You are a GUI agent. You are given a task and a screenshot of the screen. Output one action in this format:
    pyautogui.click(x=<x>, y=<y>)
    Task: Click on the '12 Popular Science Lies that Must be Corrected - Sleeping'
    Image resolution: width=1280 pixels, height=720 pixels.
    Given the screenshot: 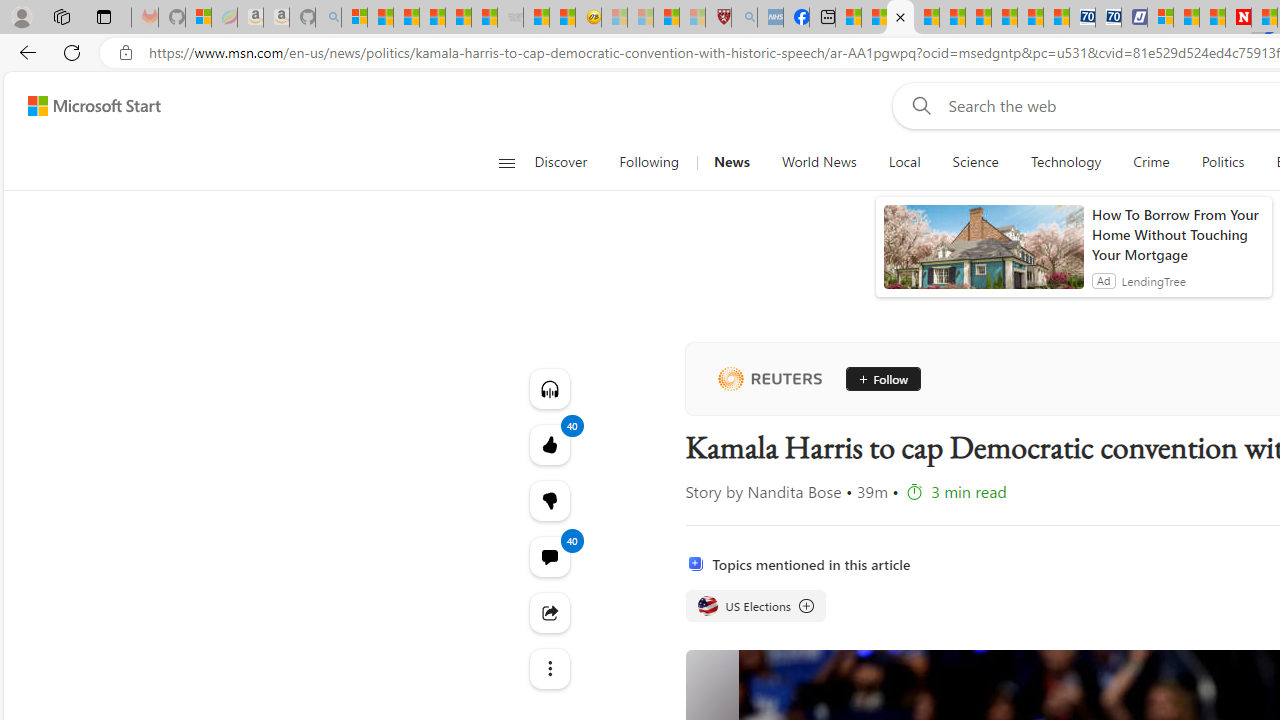 What is the action you would take?
    pyautogui.click(x=692, y=17)
    